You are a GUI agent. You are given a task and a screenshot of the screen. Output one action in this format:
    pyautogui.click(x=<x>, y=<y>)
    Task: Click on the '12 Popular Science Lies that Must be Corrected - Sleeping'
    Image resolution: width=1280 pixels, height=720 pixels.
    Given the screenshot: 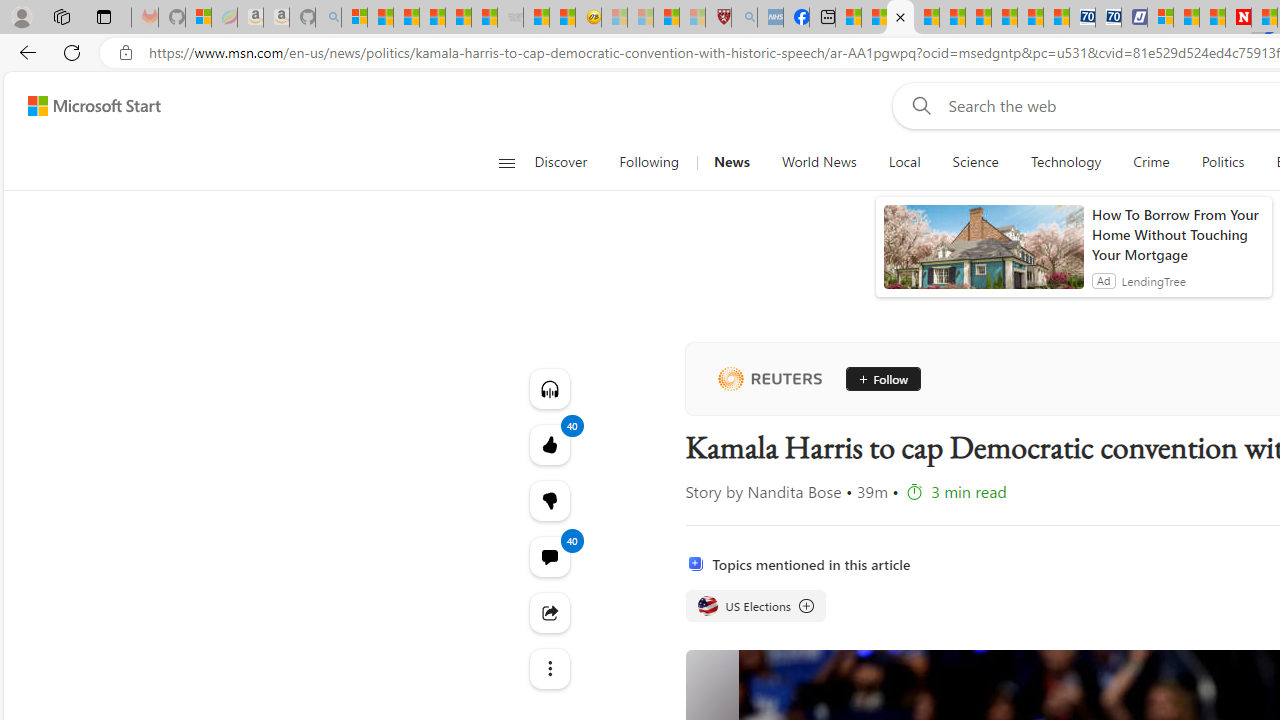 What is the action you would take?
    pyautogui.click(x=692, y=17)
    